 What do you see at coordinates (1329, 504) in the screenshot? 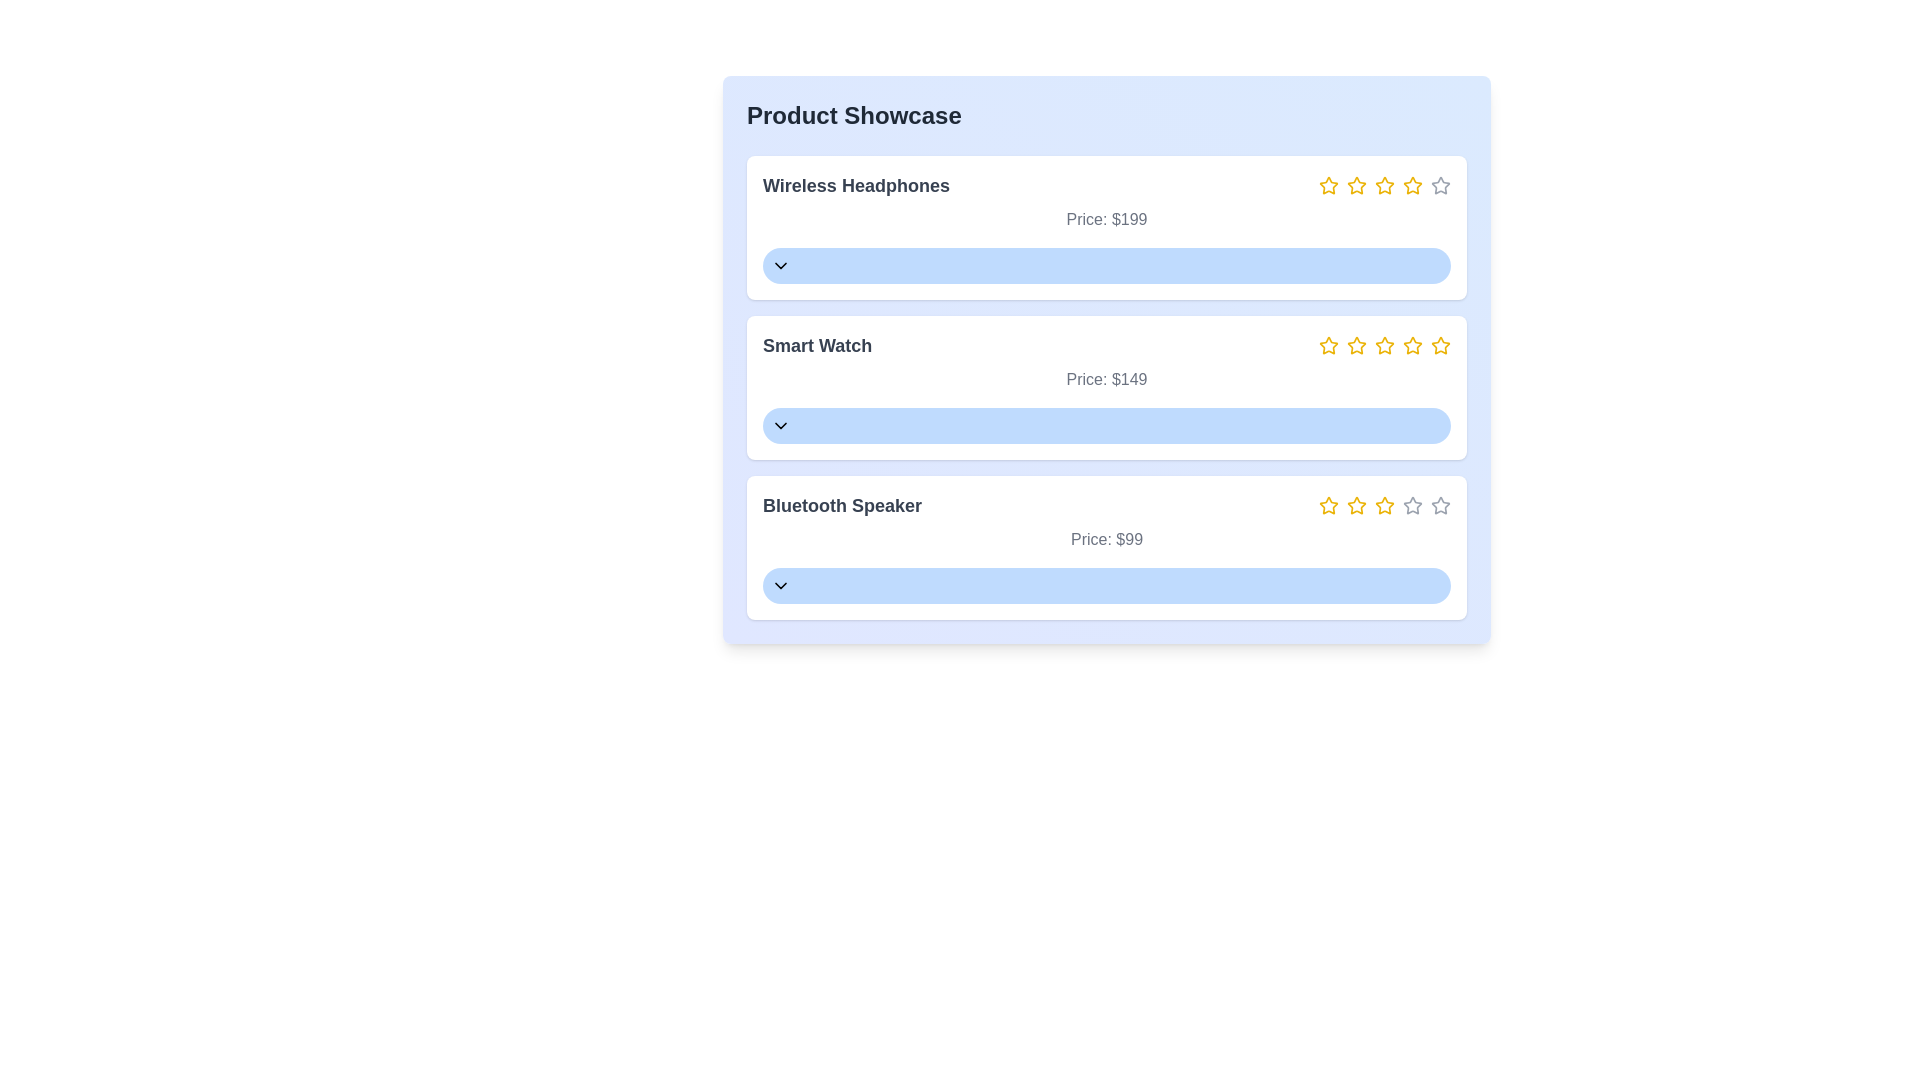
I see `the first yellow star icon in the ratings section of the Bluetooth Speaker entry to rate it` at bounding box center [1329, 504].